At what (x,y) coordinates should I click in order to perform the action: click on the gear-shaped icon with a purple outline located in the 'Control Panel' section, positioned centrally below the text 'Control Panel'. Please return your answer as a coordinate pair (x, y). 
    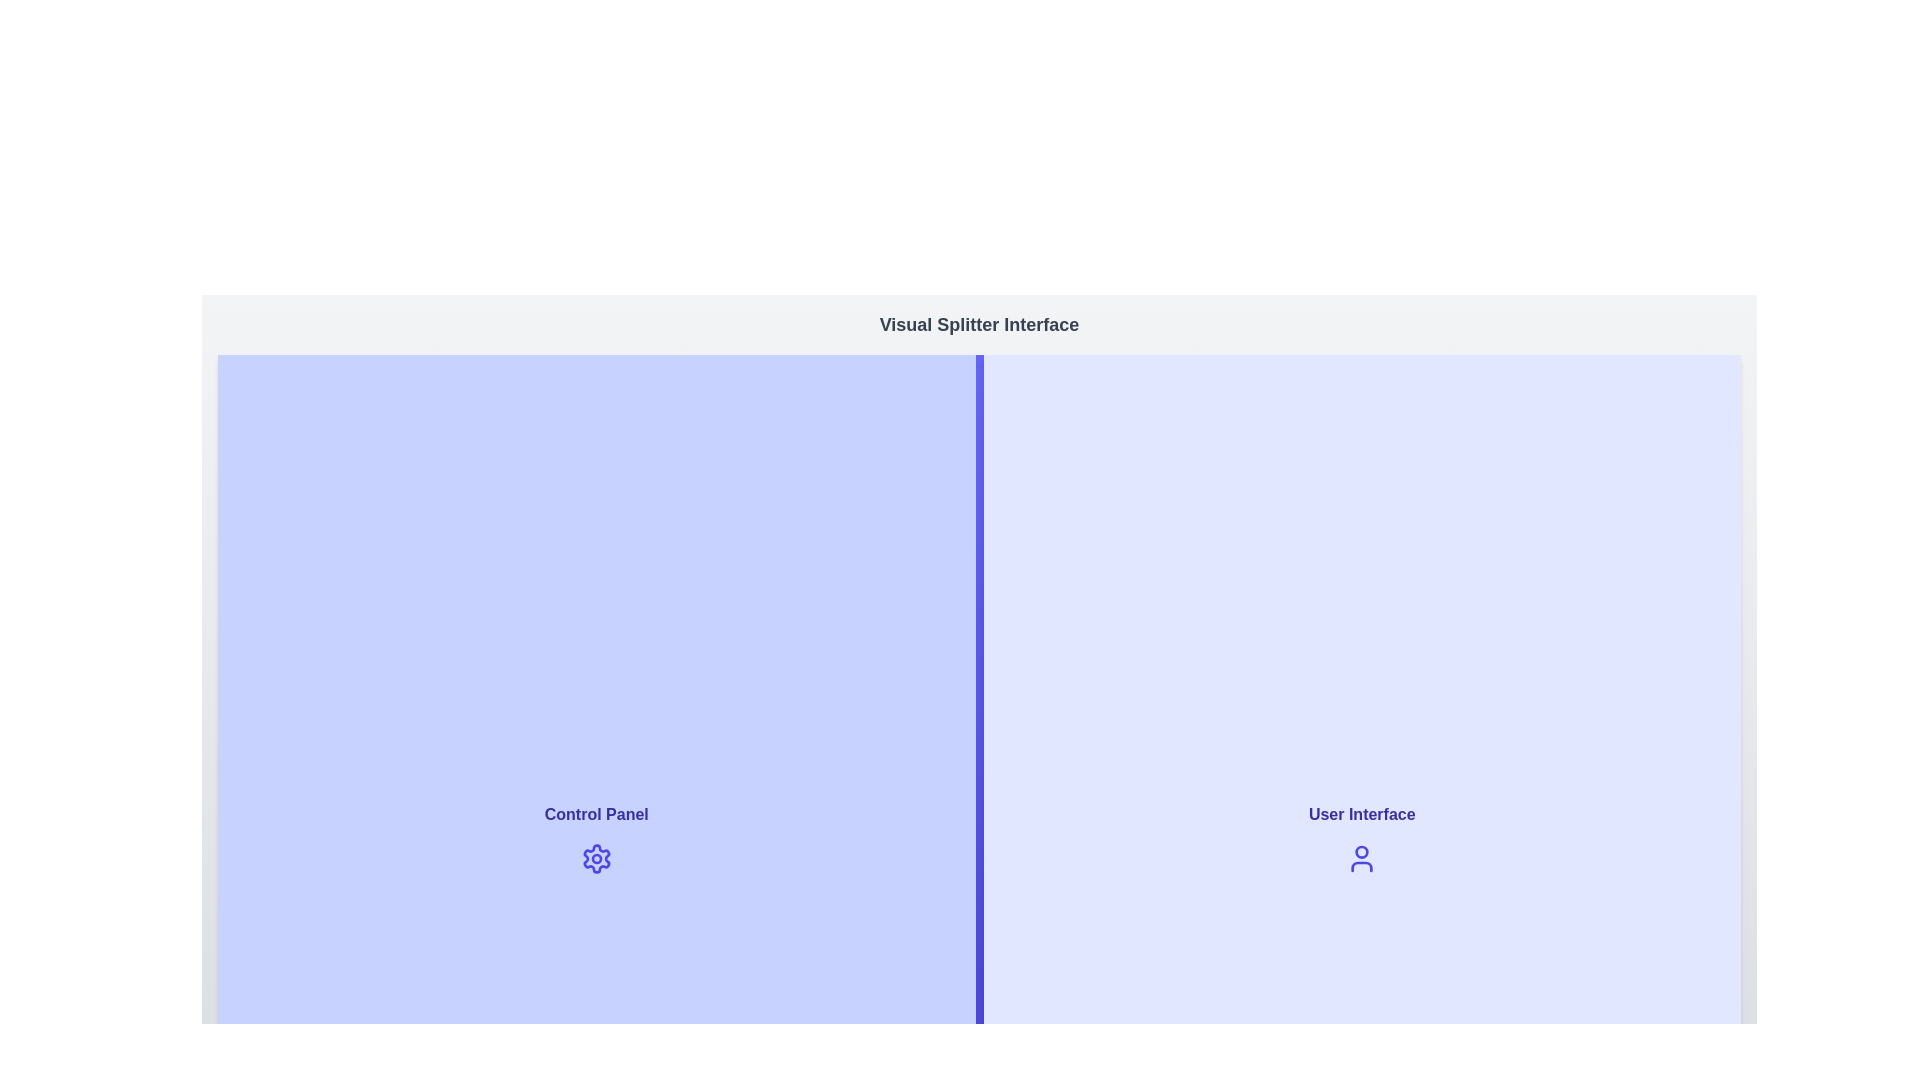
    Looking at the image, I should click on (595, 858).